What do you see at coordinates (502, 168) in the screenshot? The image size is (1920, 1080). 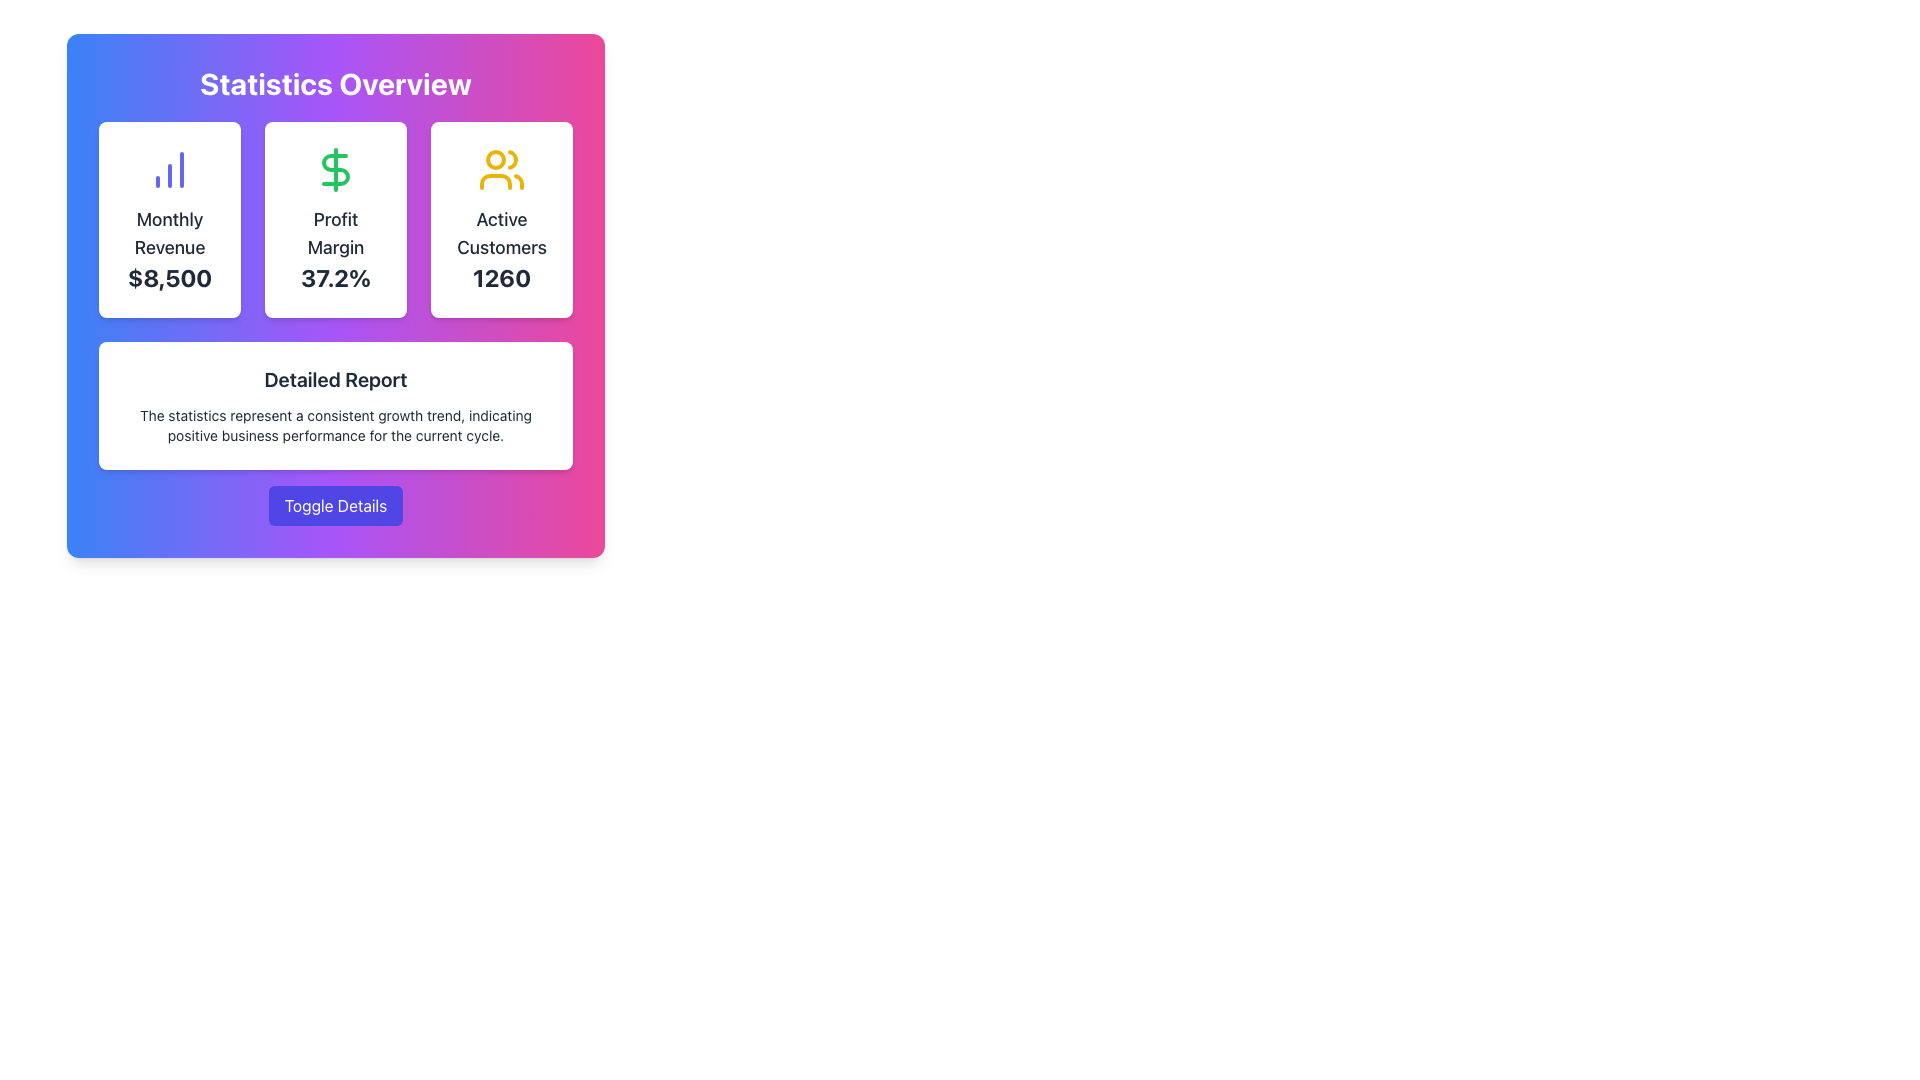 I see `the 'Active Customers' icon located centrally within the 'Active Customers' card, which is the third card in the row under the 'Statistics Overview' header` at bounding box center [502, 168].